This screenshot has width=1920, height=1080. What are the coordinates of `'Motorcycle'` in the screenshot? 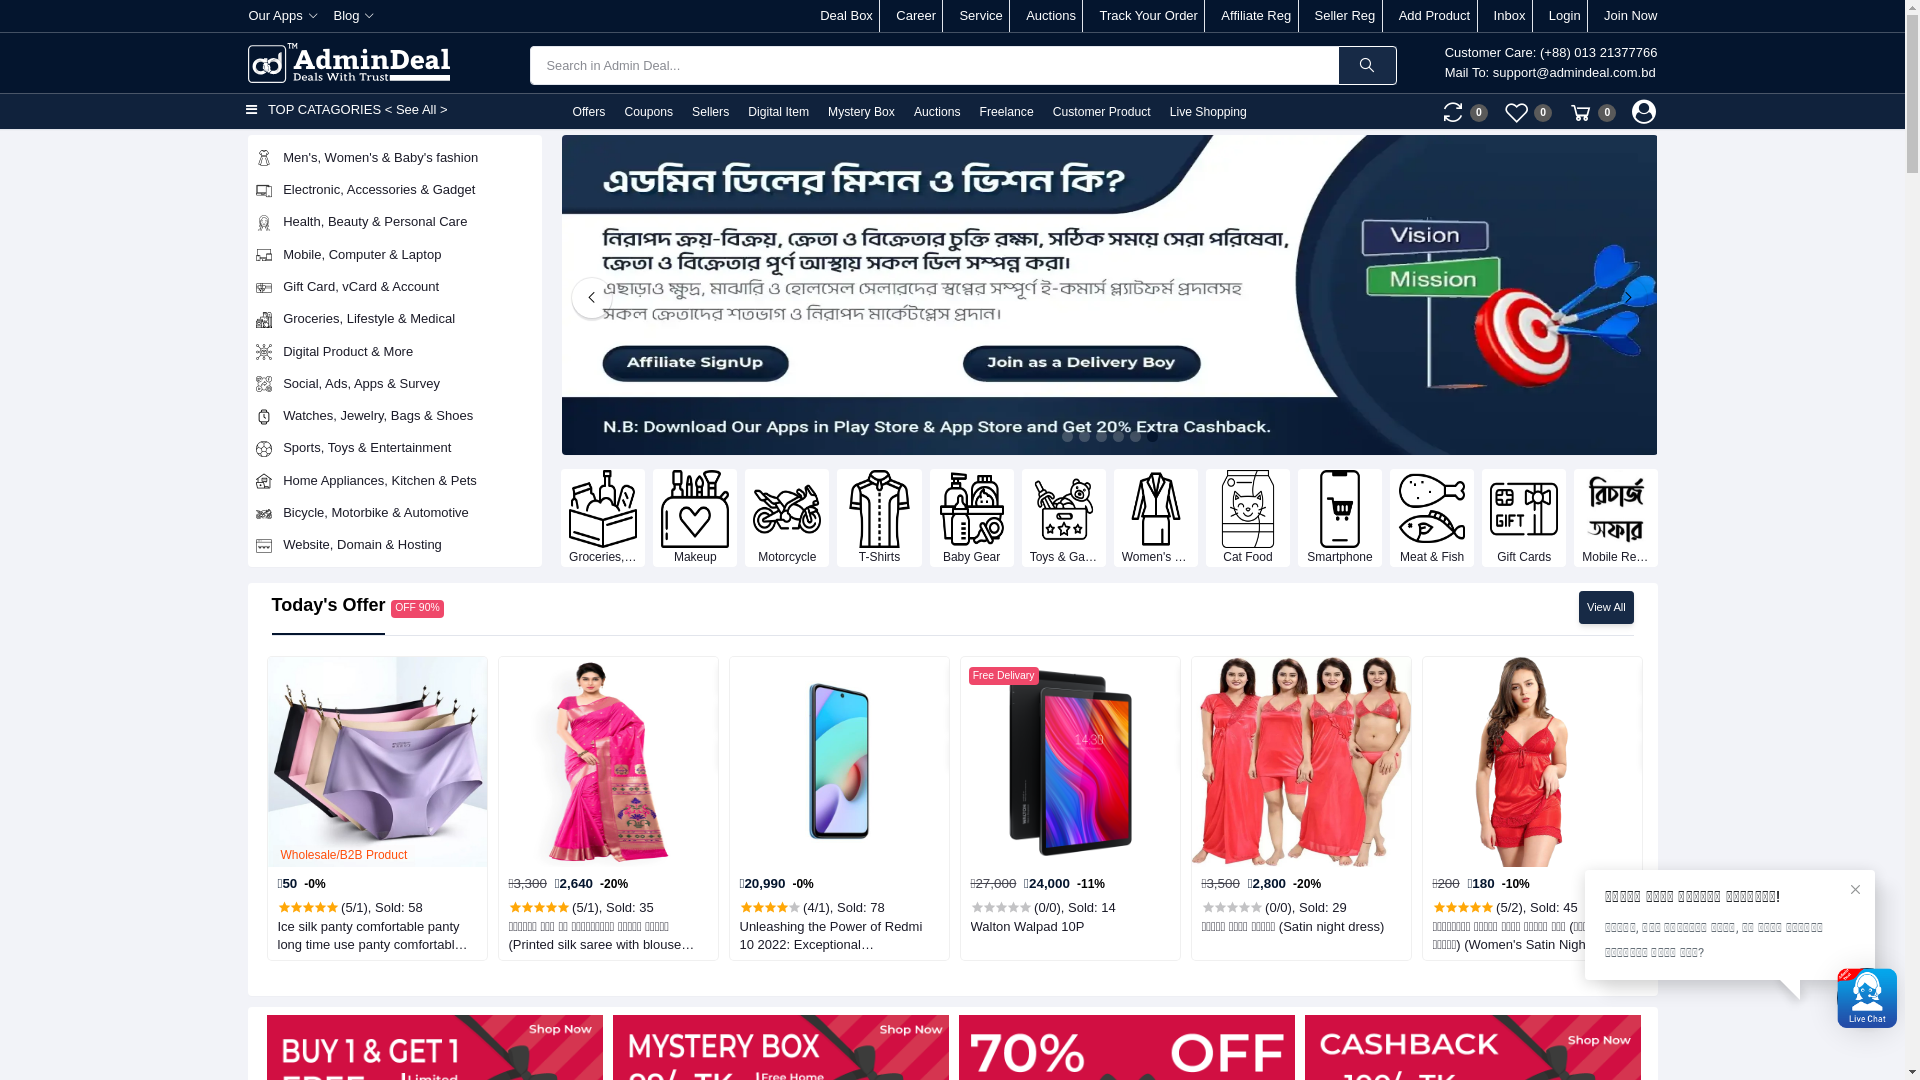 It's located at (786, 516).